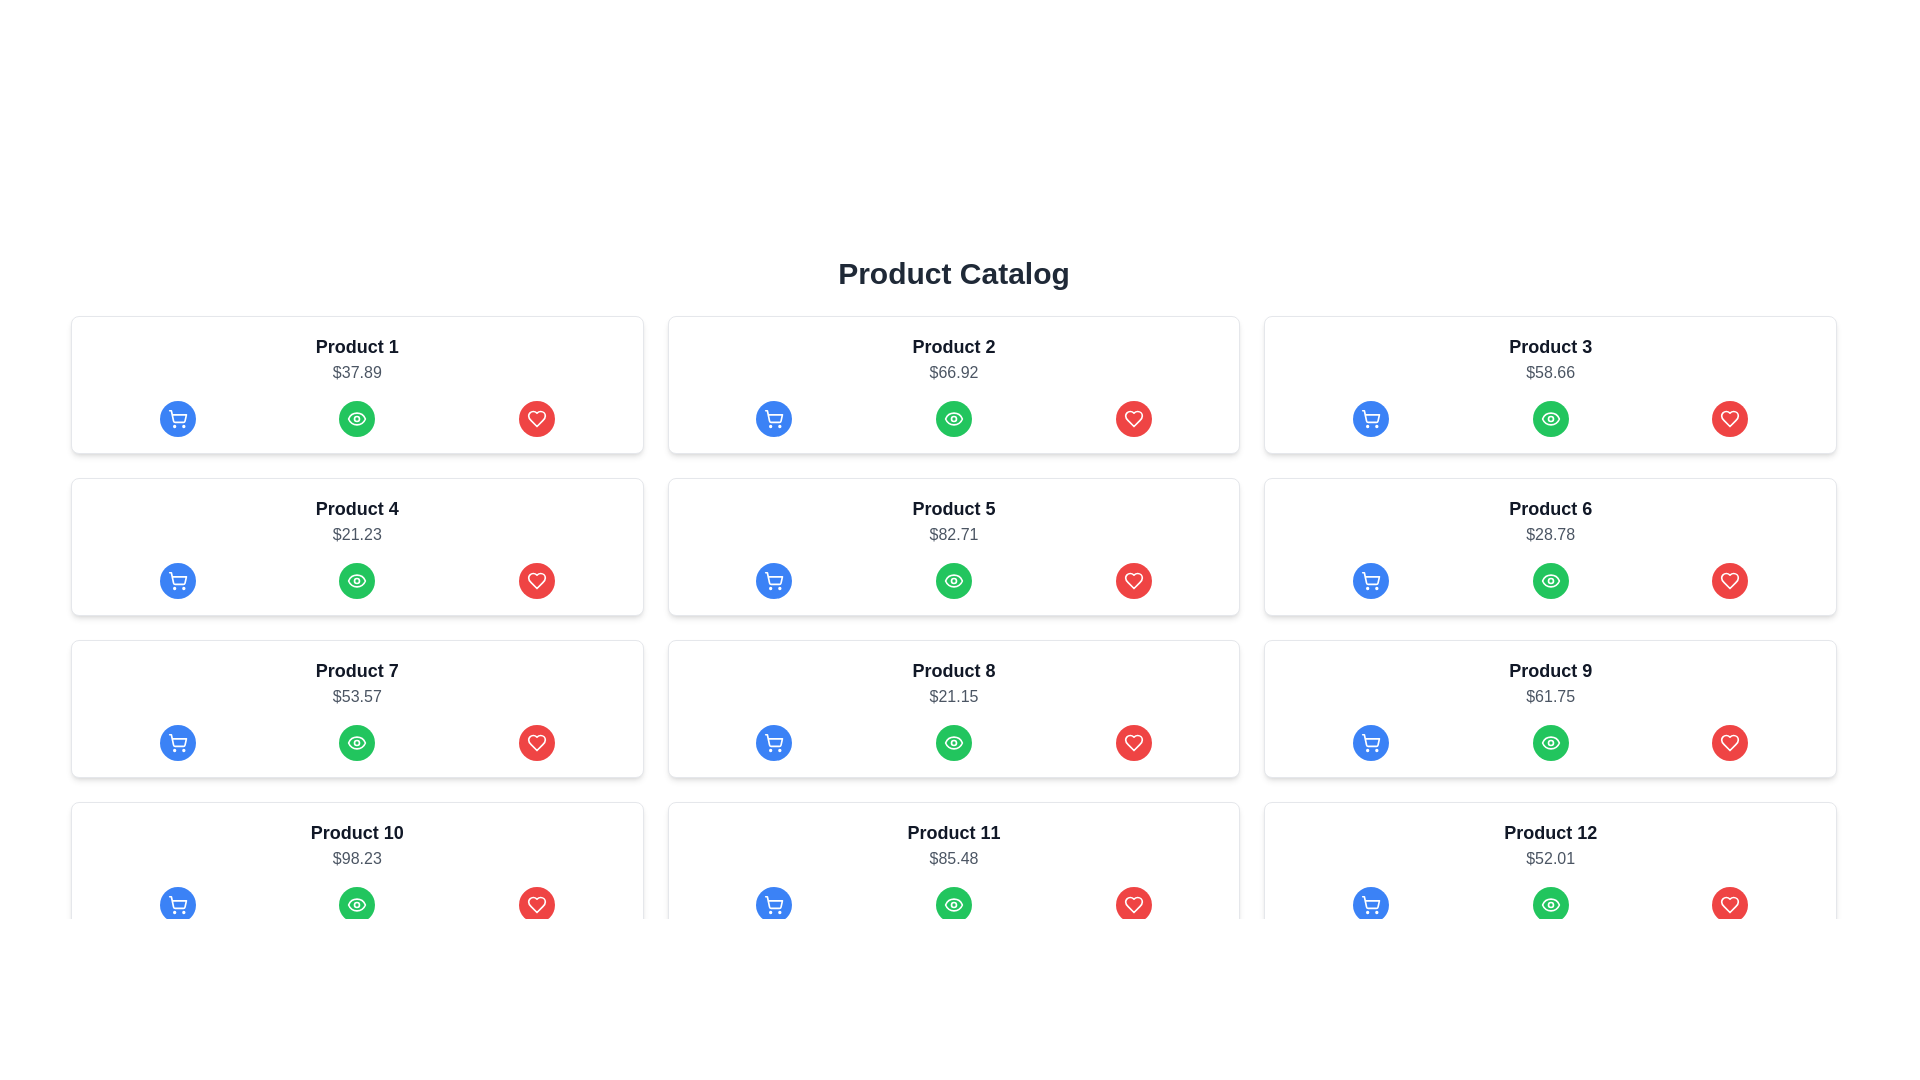 The image size is (1920, 1080). What do you see at coordinates (1370, 905) in the screenshot?
I see `the blue circular button with a shopping cart icon located at the bottom-right corner of the 'Product 12' card` at bounding box center [1370, 905].